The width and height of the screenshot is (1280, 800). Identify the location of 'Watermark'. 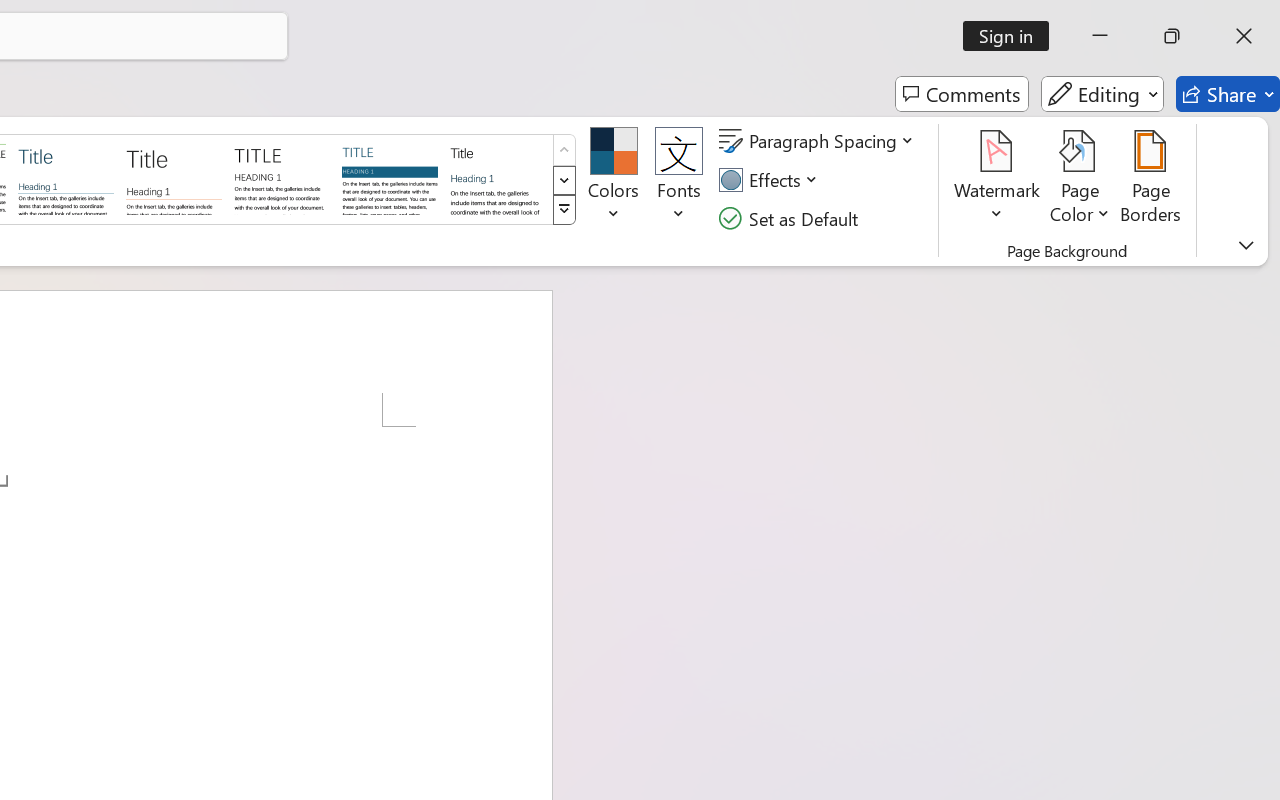
(997, 179).